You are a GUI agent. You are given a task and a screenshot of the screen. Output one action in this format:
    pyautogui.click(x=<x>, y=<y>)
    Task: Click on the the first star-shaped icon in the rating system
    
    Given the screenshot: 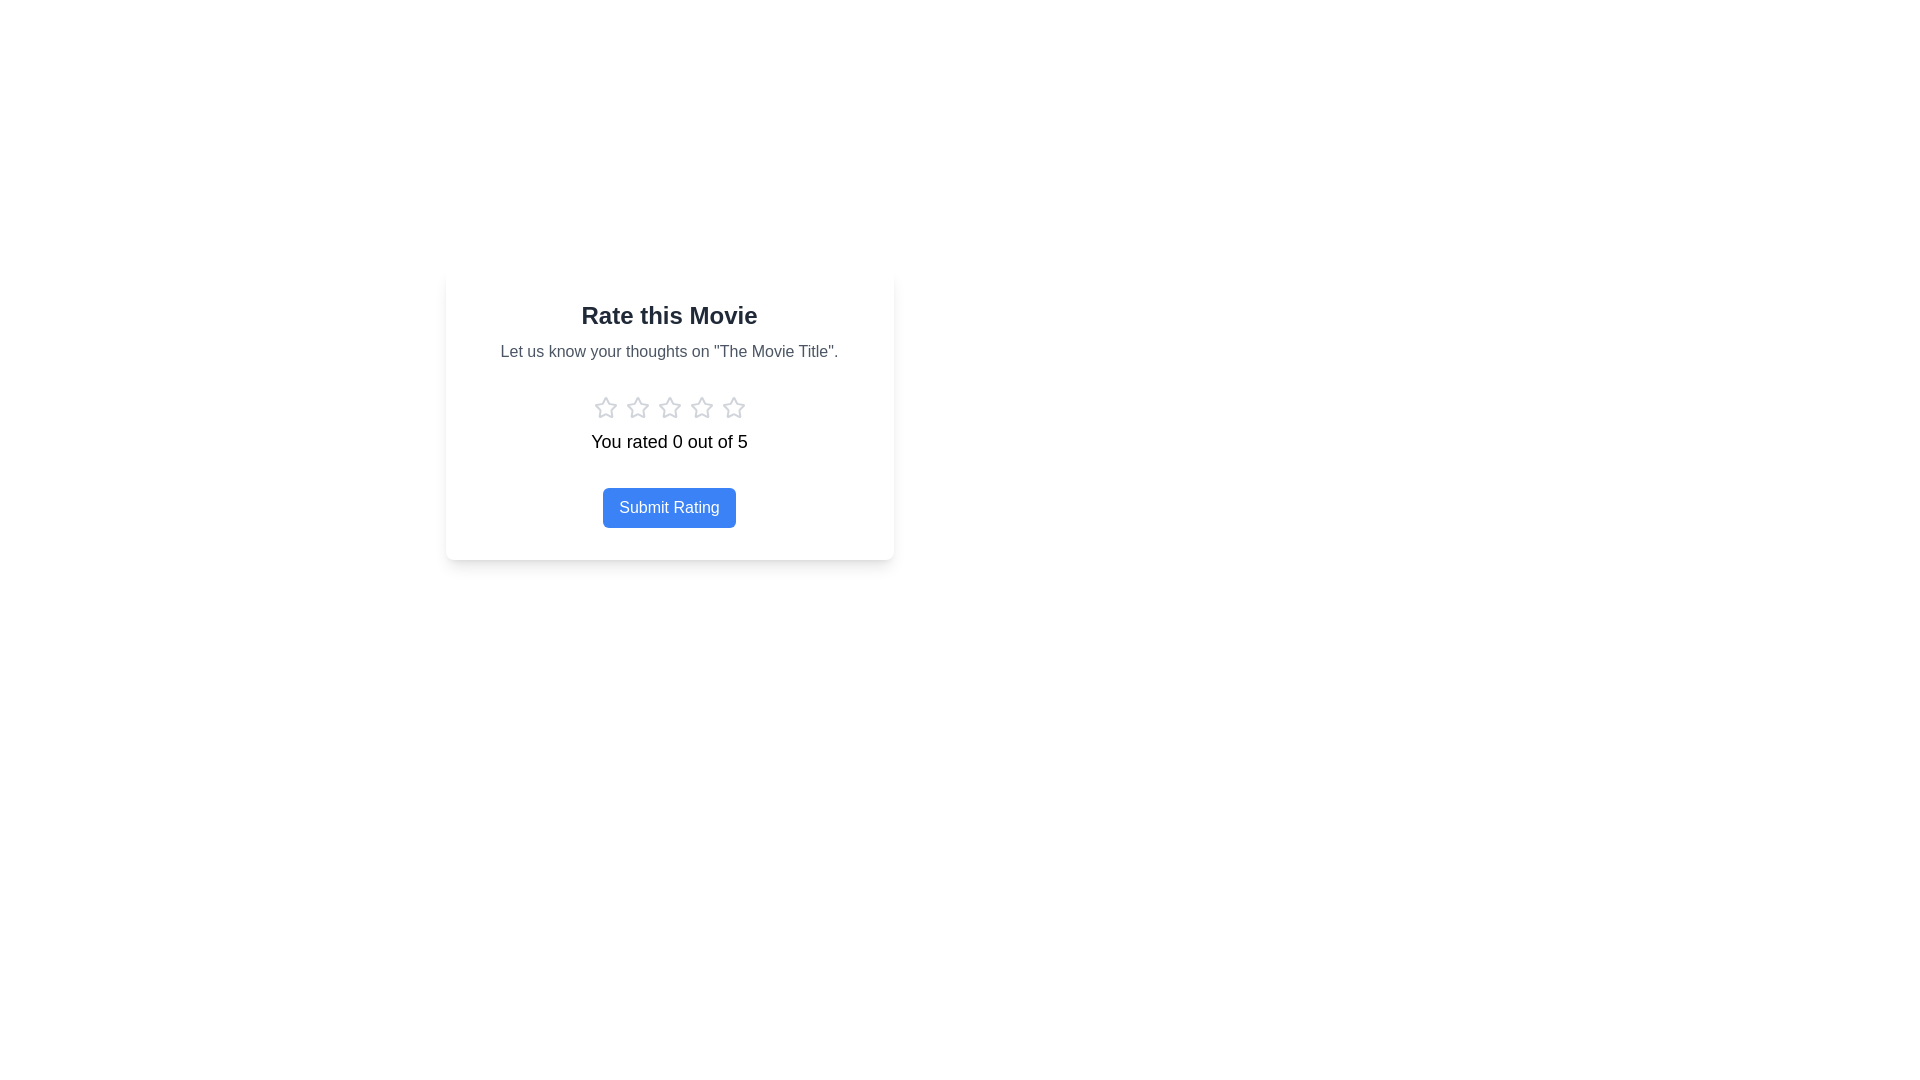 What is the action you would take?
    pyautogui.click(x=636, y=406)
    